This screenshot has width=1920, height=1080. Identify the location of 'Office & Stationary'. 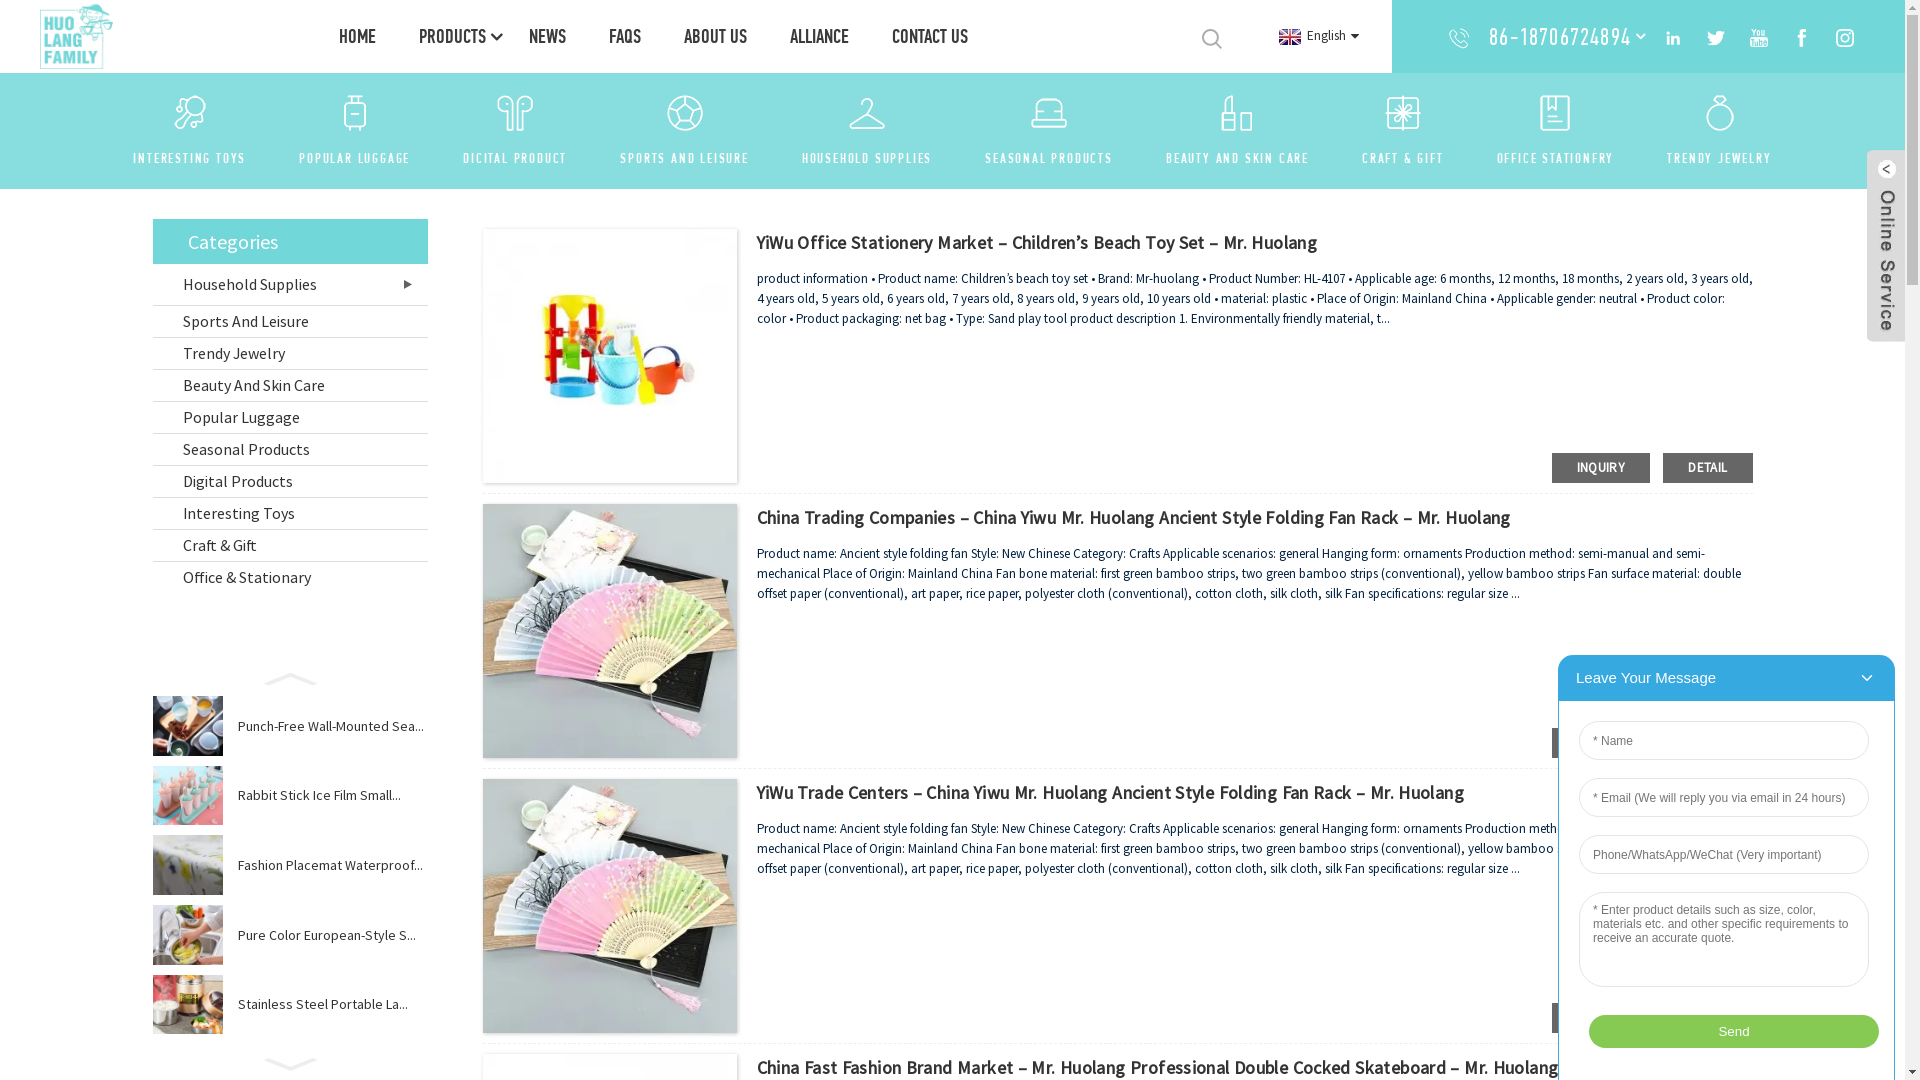
(288, 577).